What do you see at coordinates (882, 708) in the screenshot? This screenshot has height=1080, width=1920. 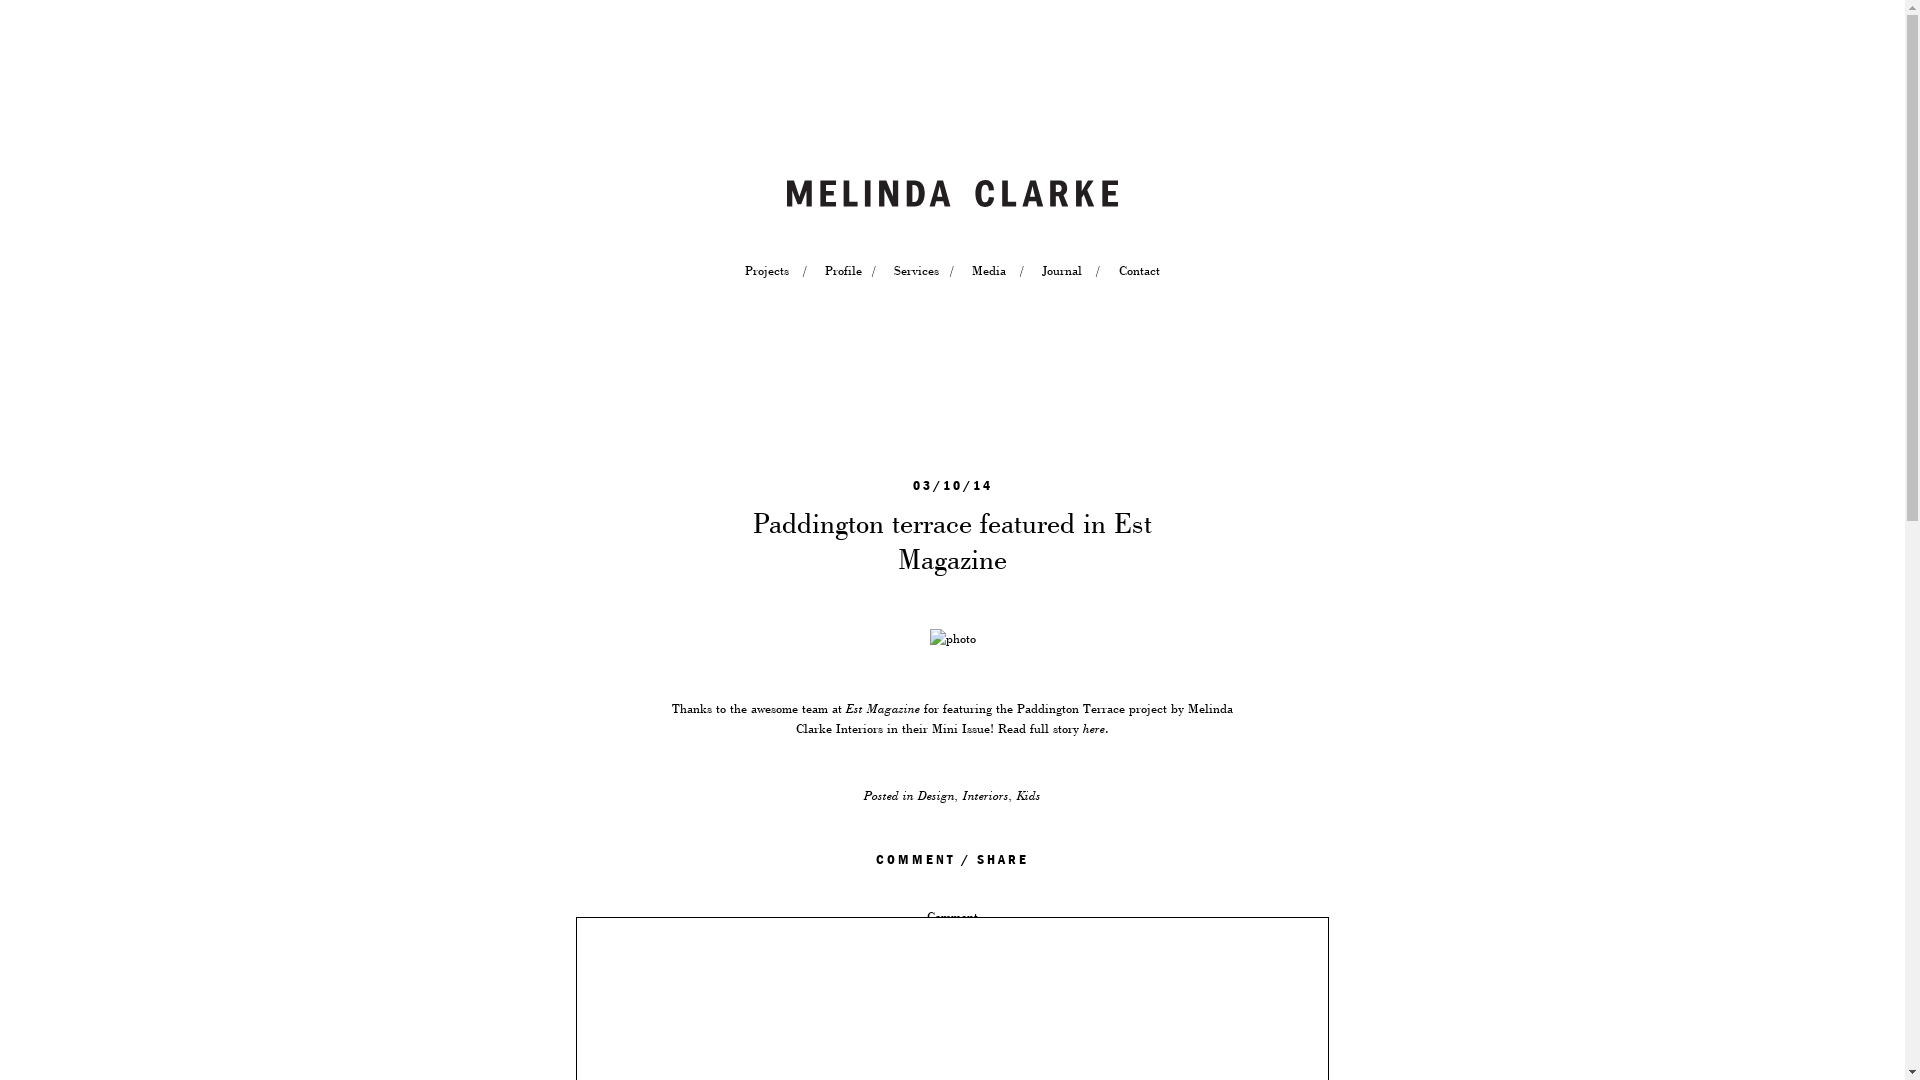 I see `'Est Magazine'` at bounding box center [882, 708].